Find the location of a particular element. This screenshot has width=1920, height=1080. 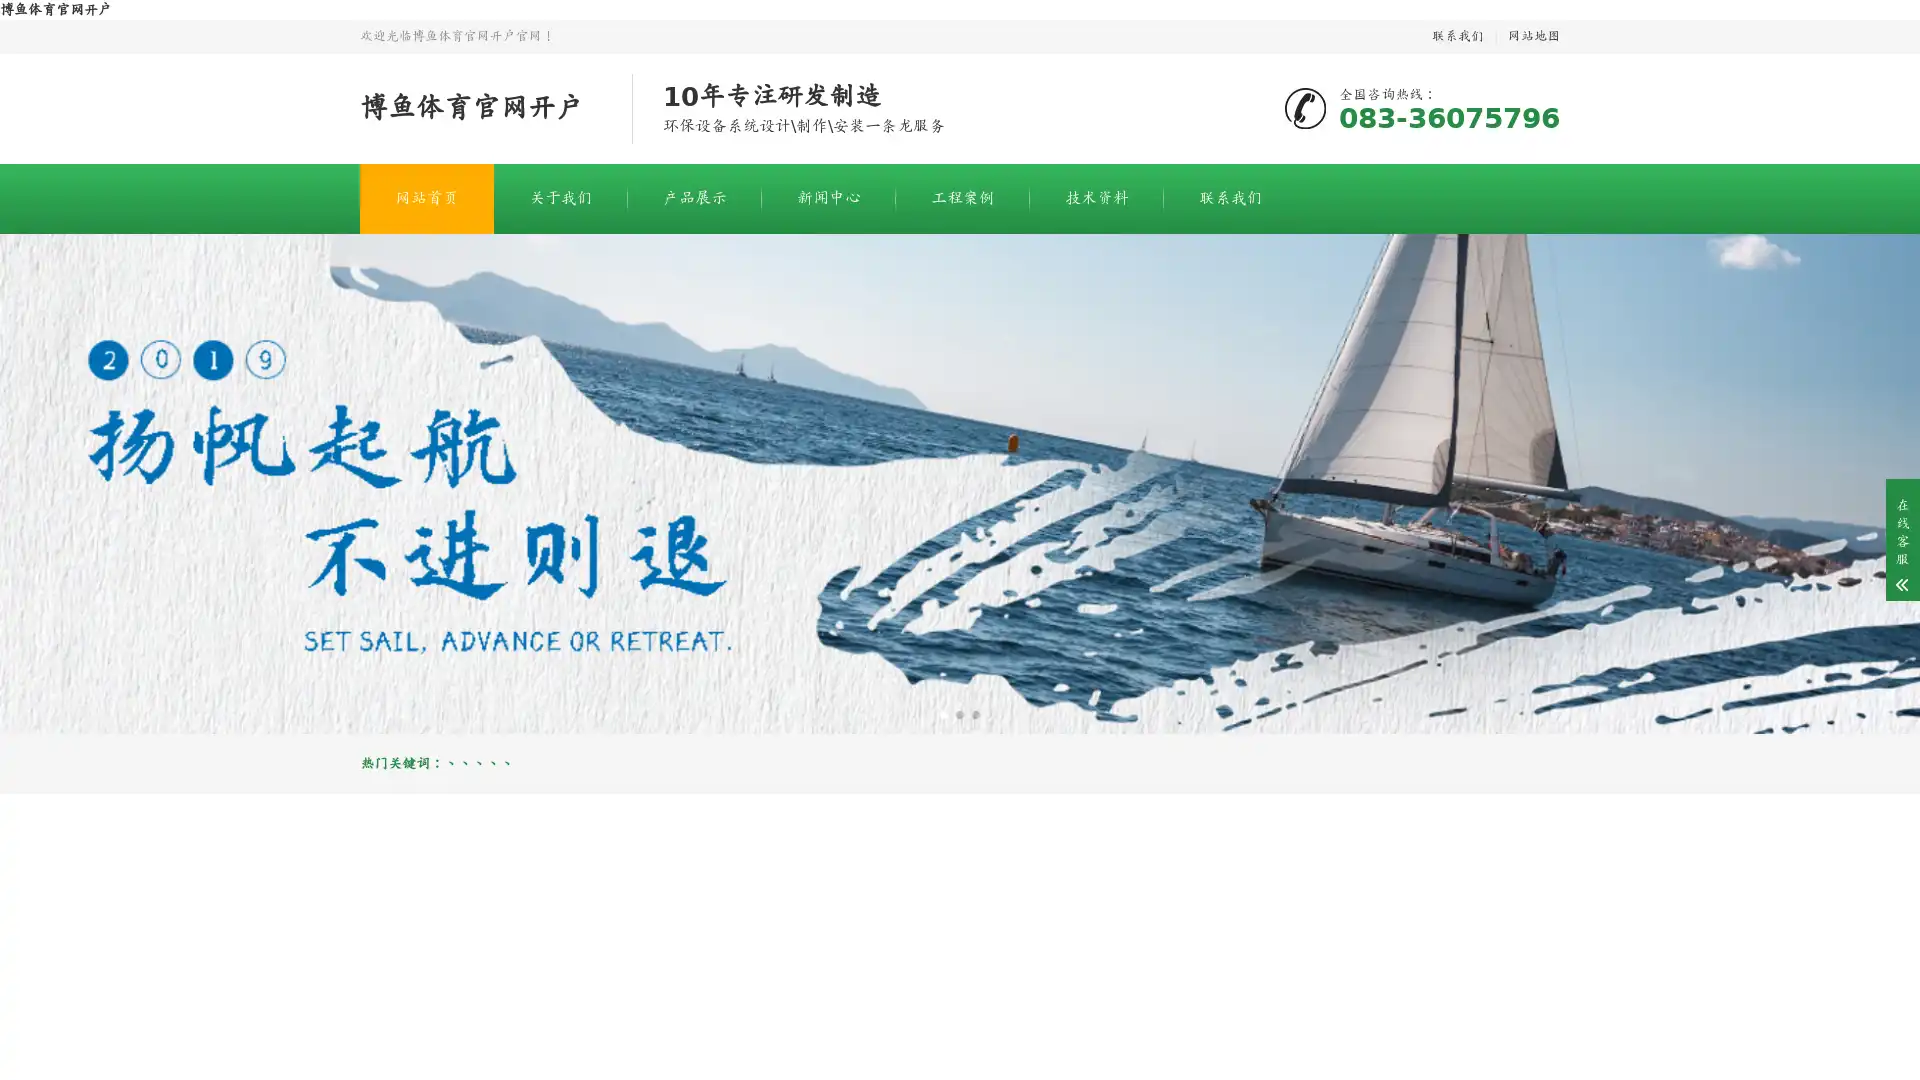

Go to slide 3 is located at coordinates (975, 713).